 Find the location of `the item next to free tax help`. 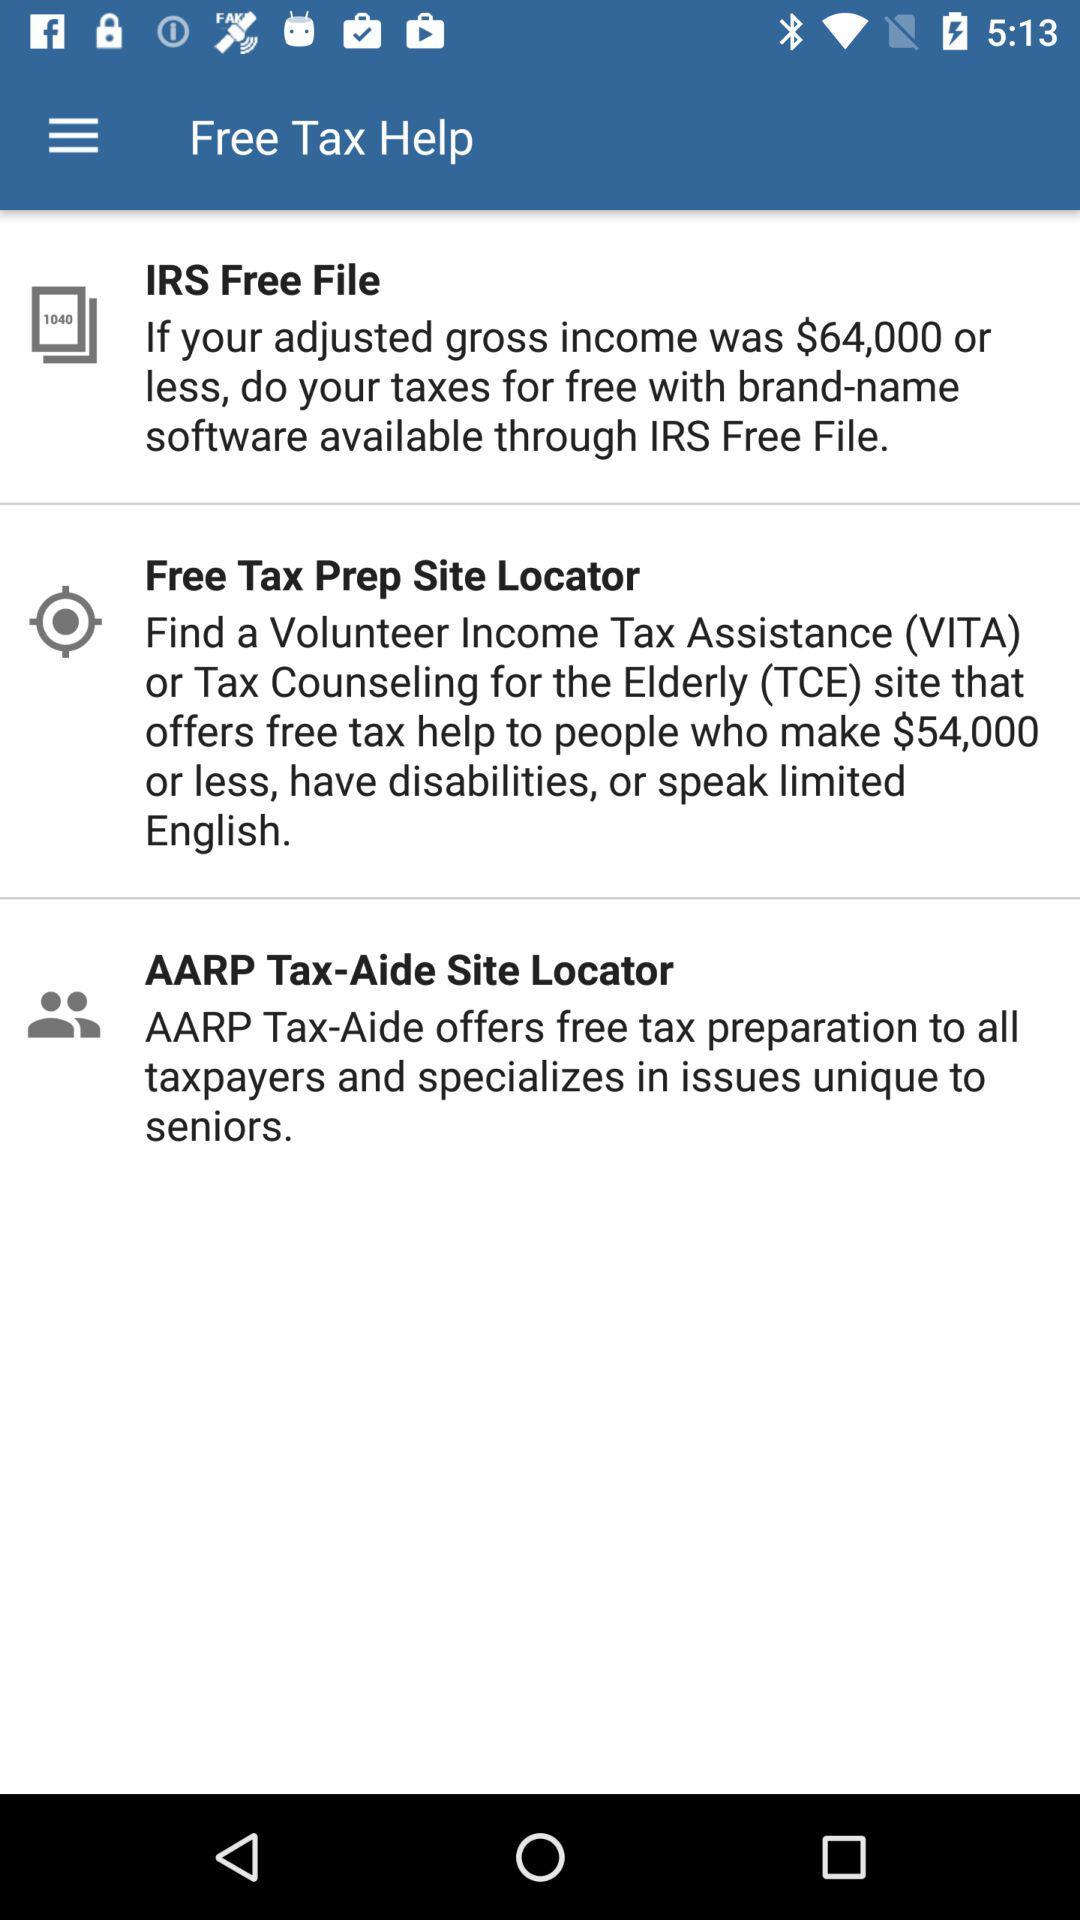

the item next to free tax help is located at coordinates (72, 135).